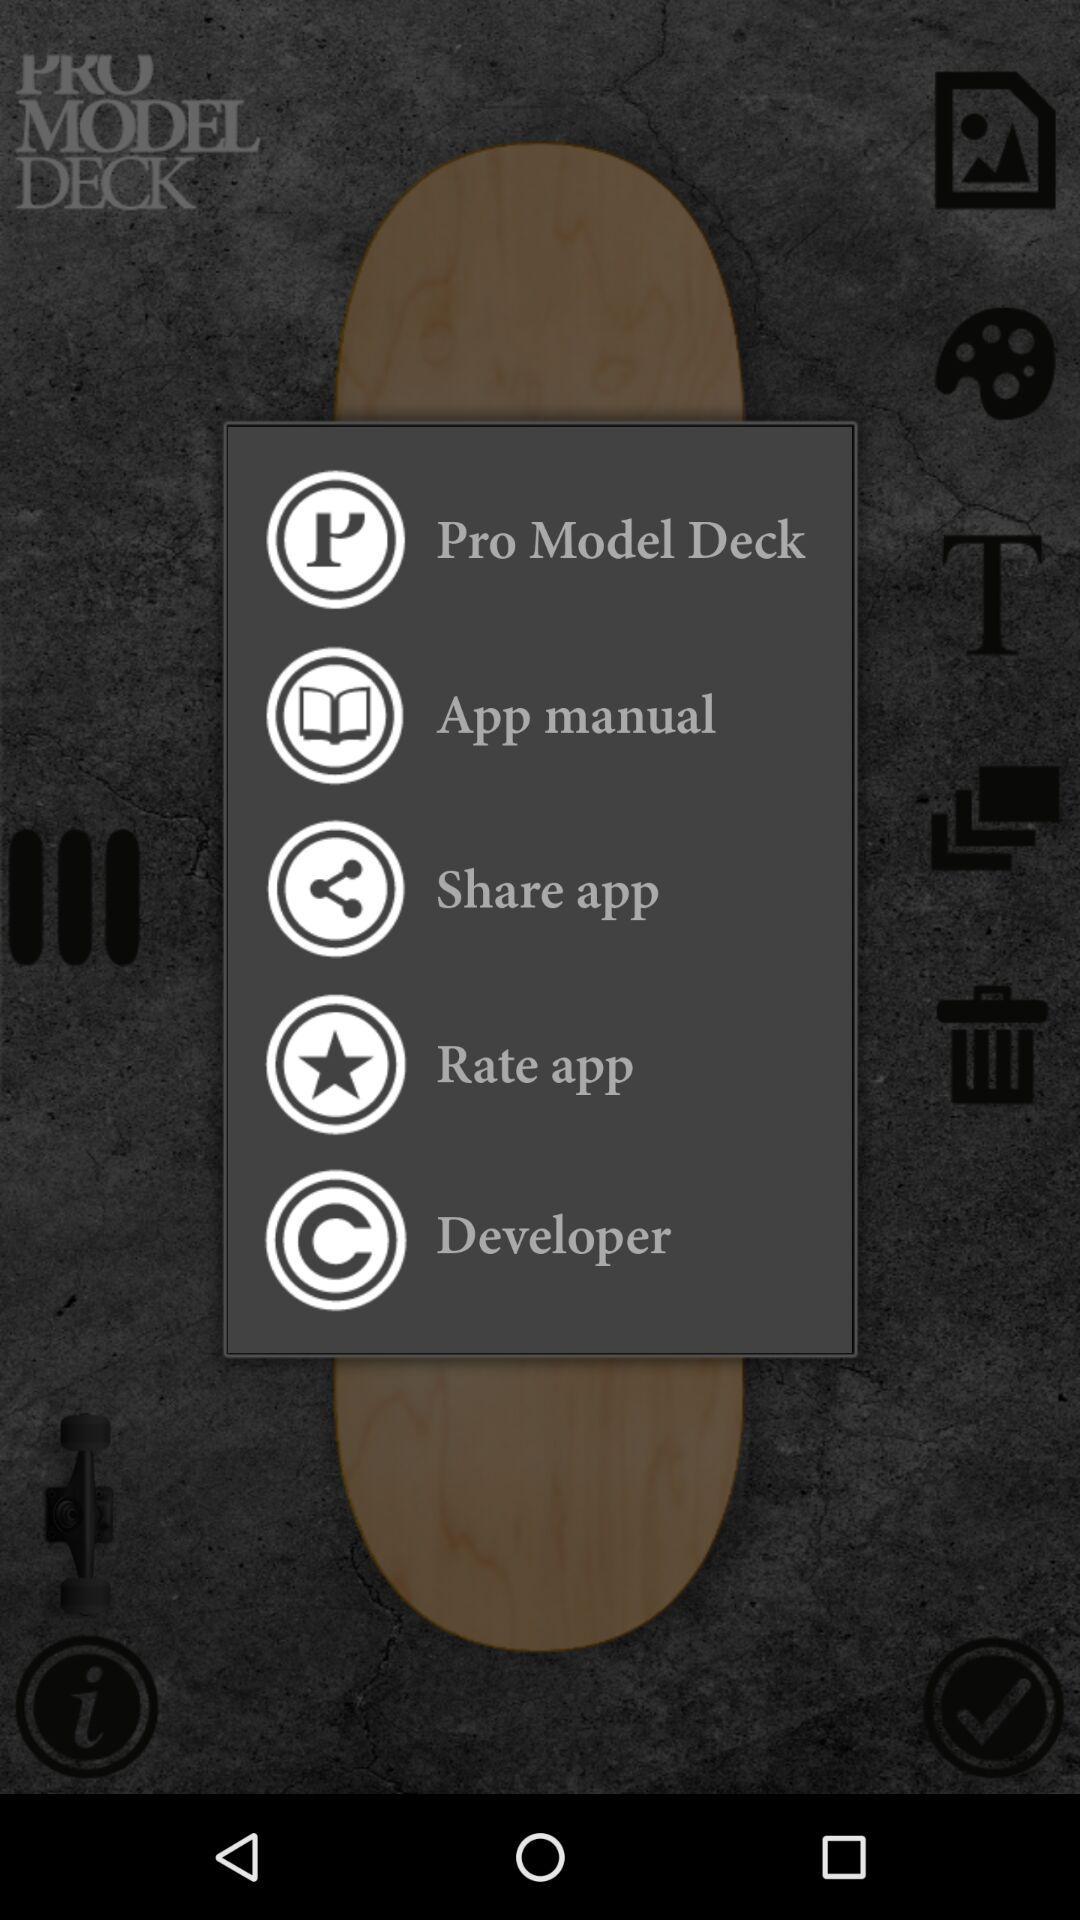 The image size is (1080, 1920). Describe the element at coordinates (333, 888) in the screenshot. I see `share this app` at that location.